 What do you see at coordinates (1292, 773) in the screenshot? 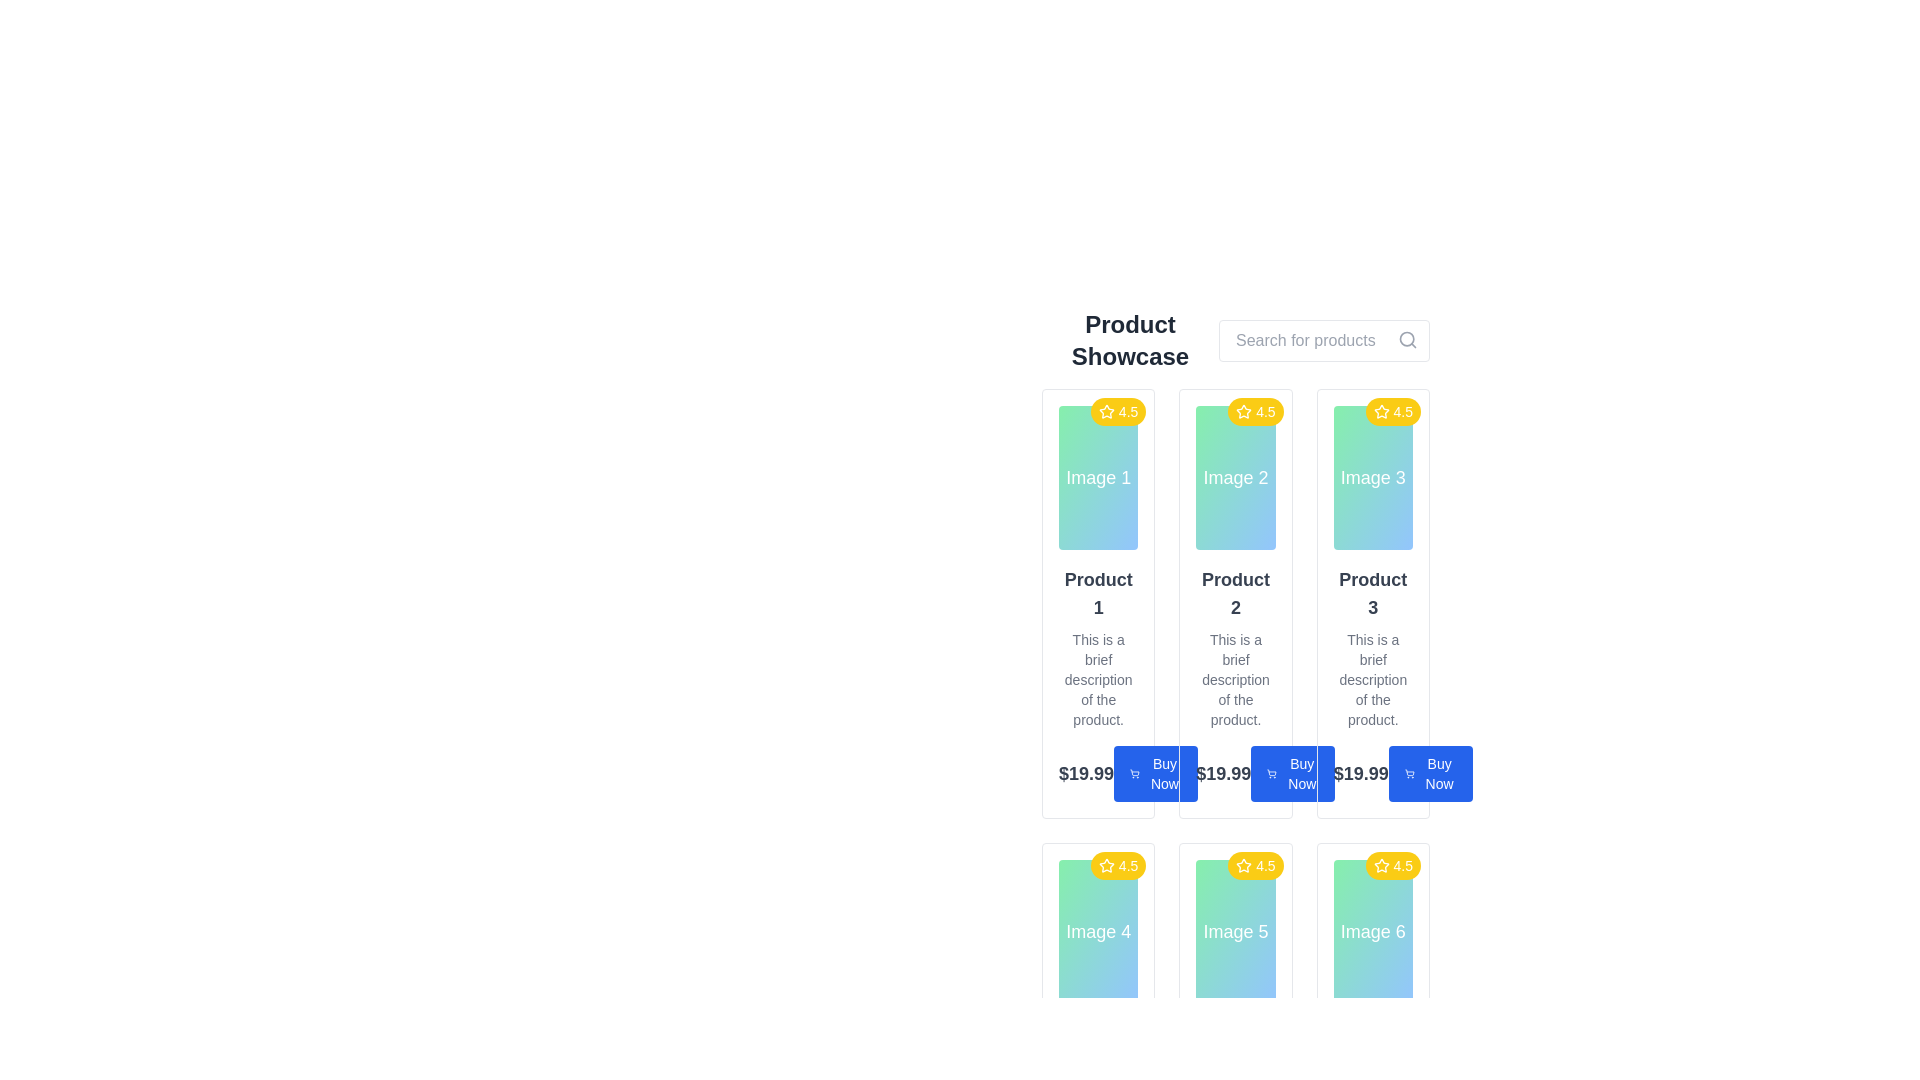
I see `the purchase button located at the bottom-right side of the third product card` at bounding box center [1292, 773].